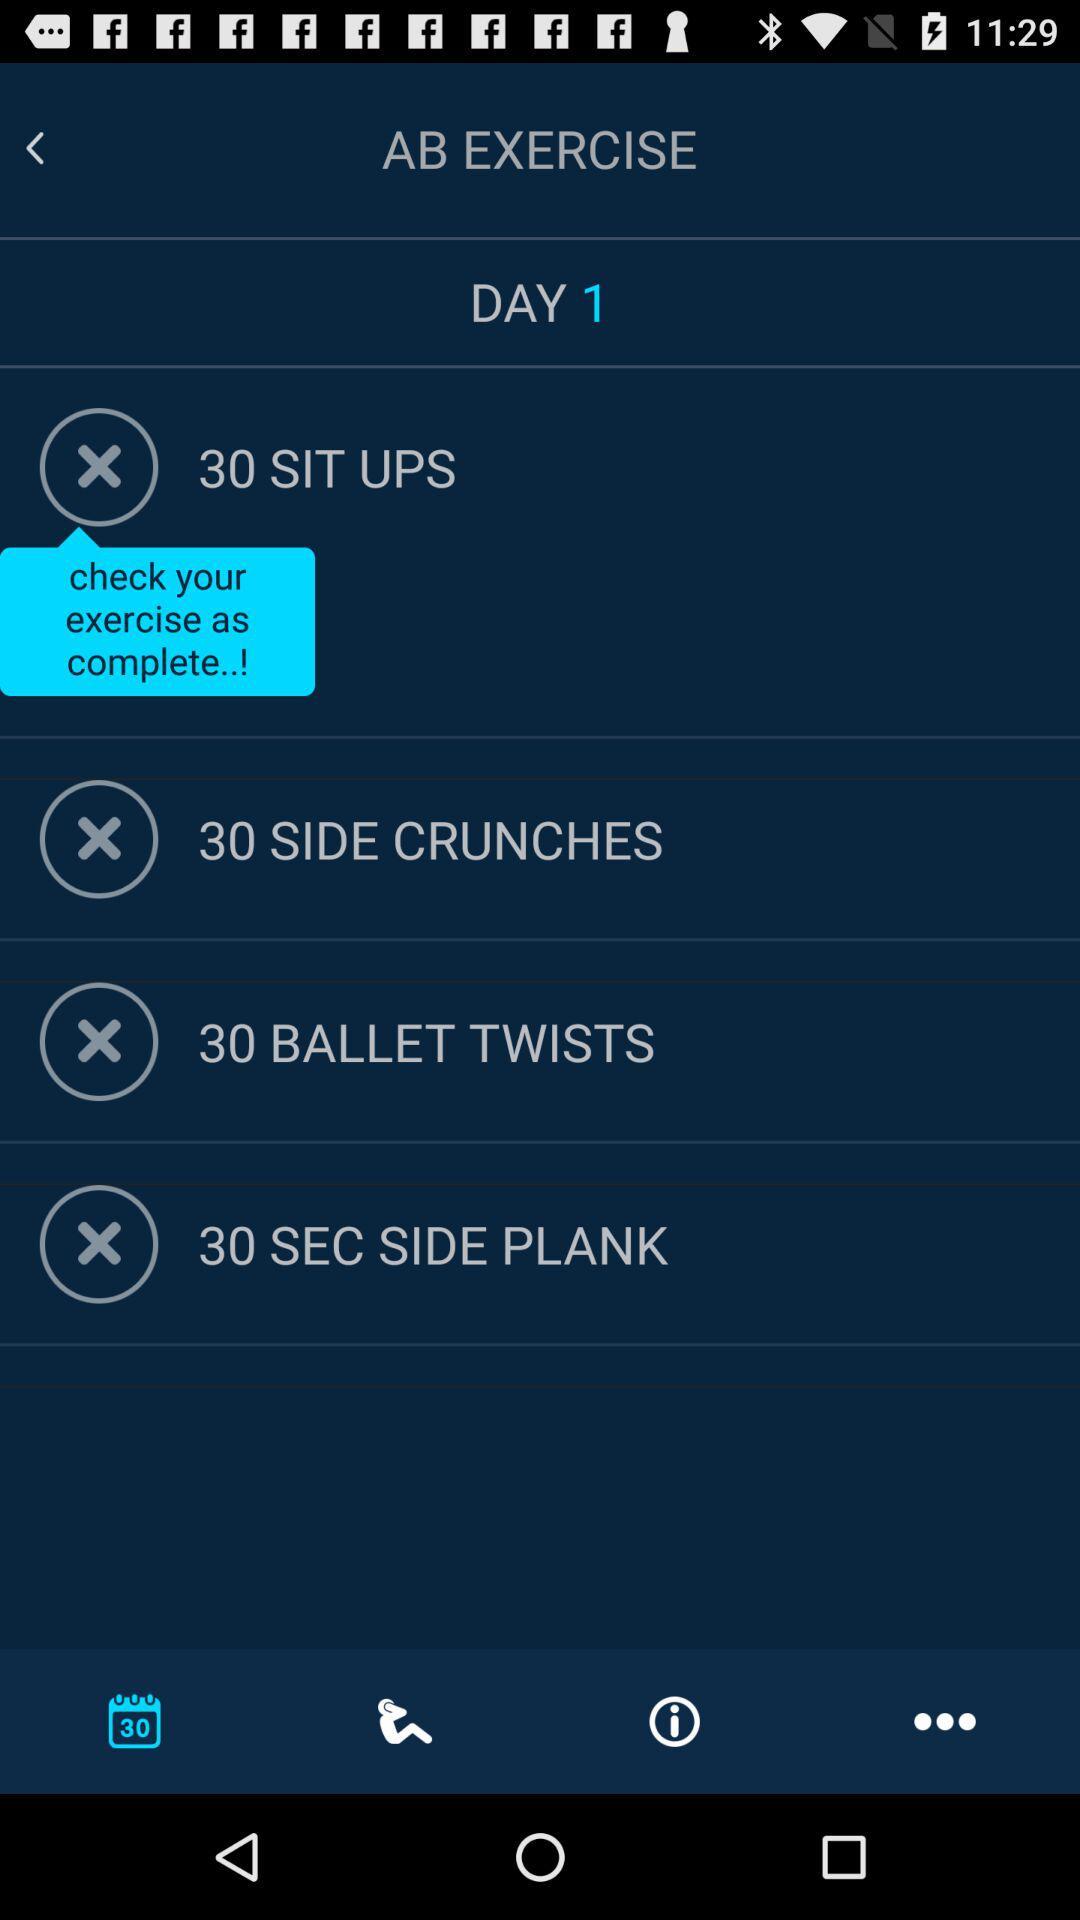 The height and width of the screenshot is (1920, 1080). Describe the element at coordinates (99, 1243) in the screenshot. I see `check off item button` at that location.